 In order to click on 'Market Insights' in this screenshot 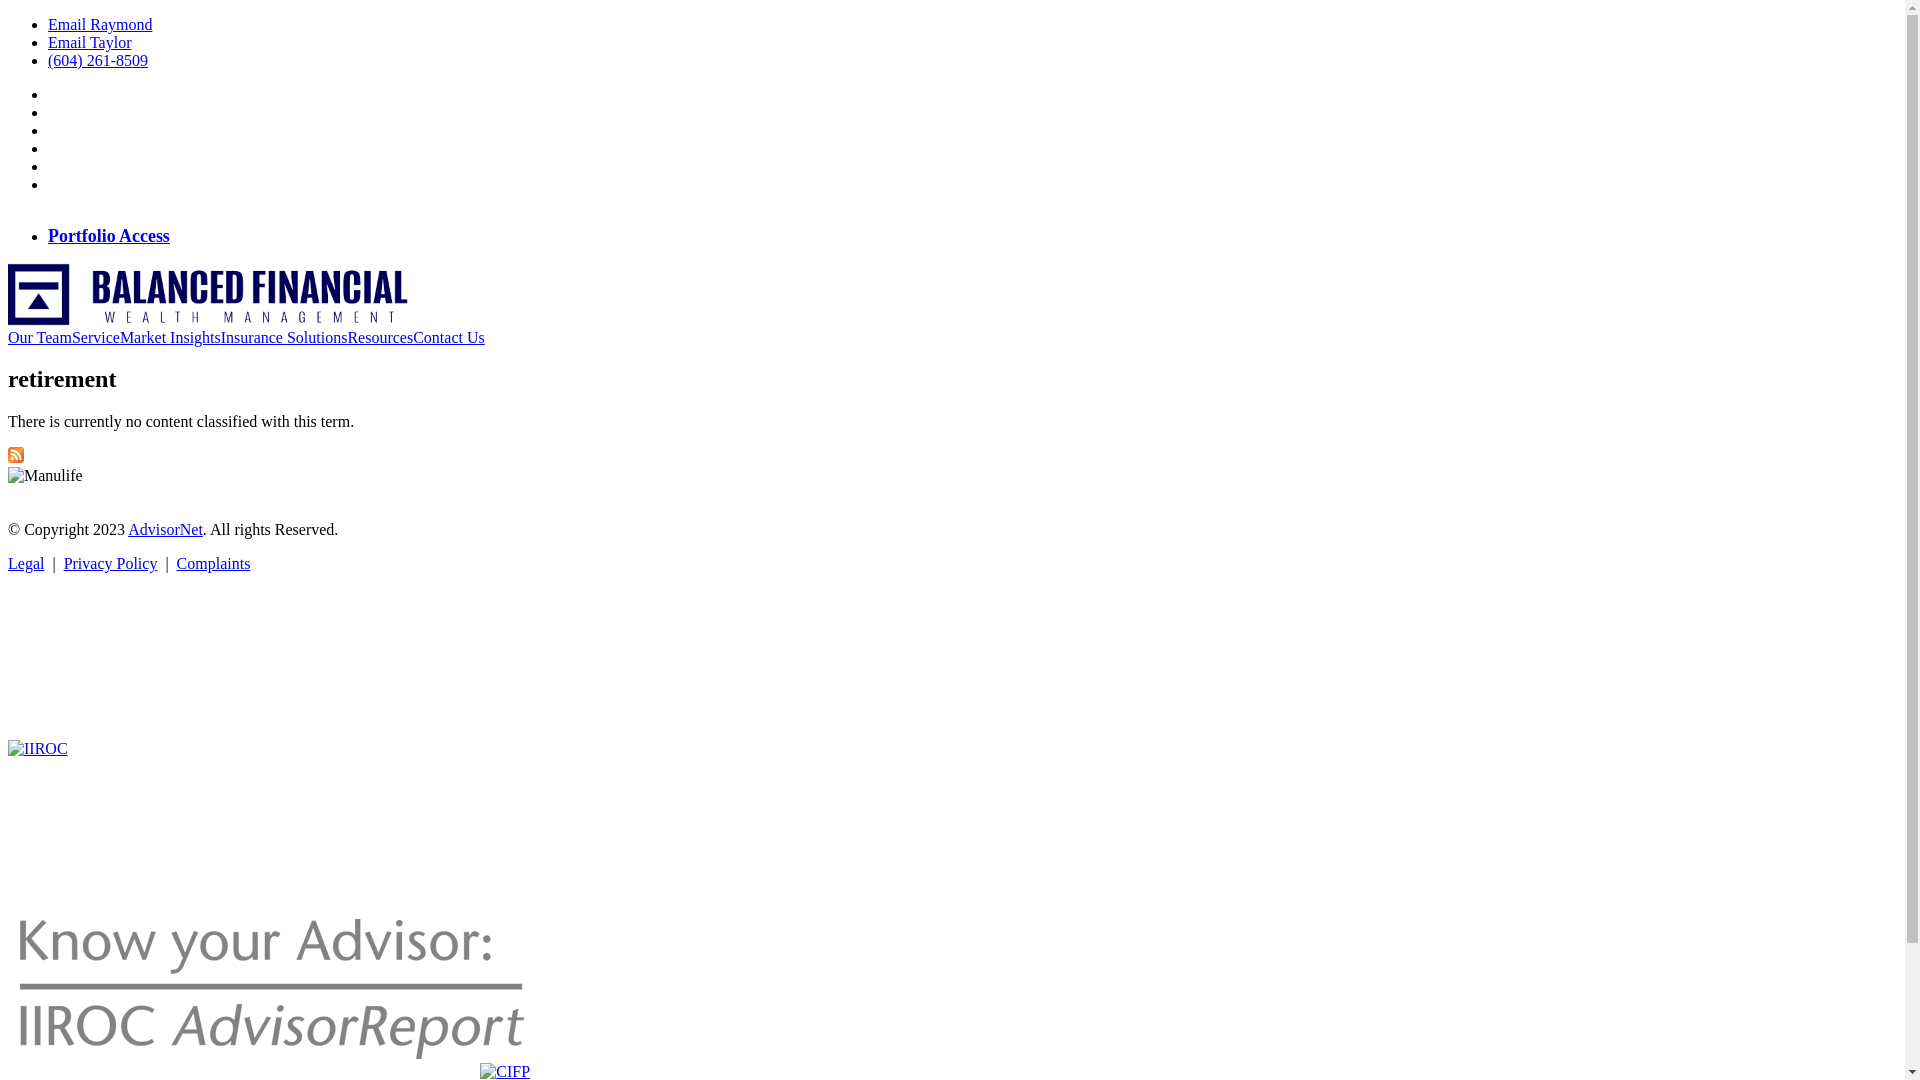, I will do `click(170, 337)`.